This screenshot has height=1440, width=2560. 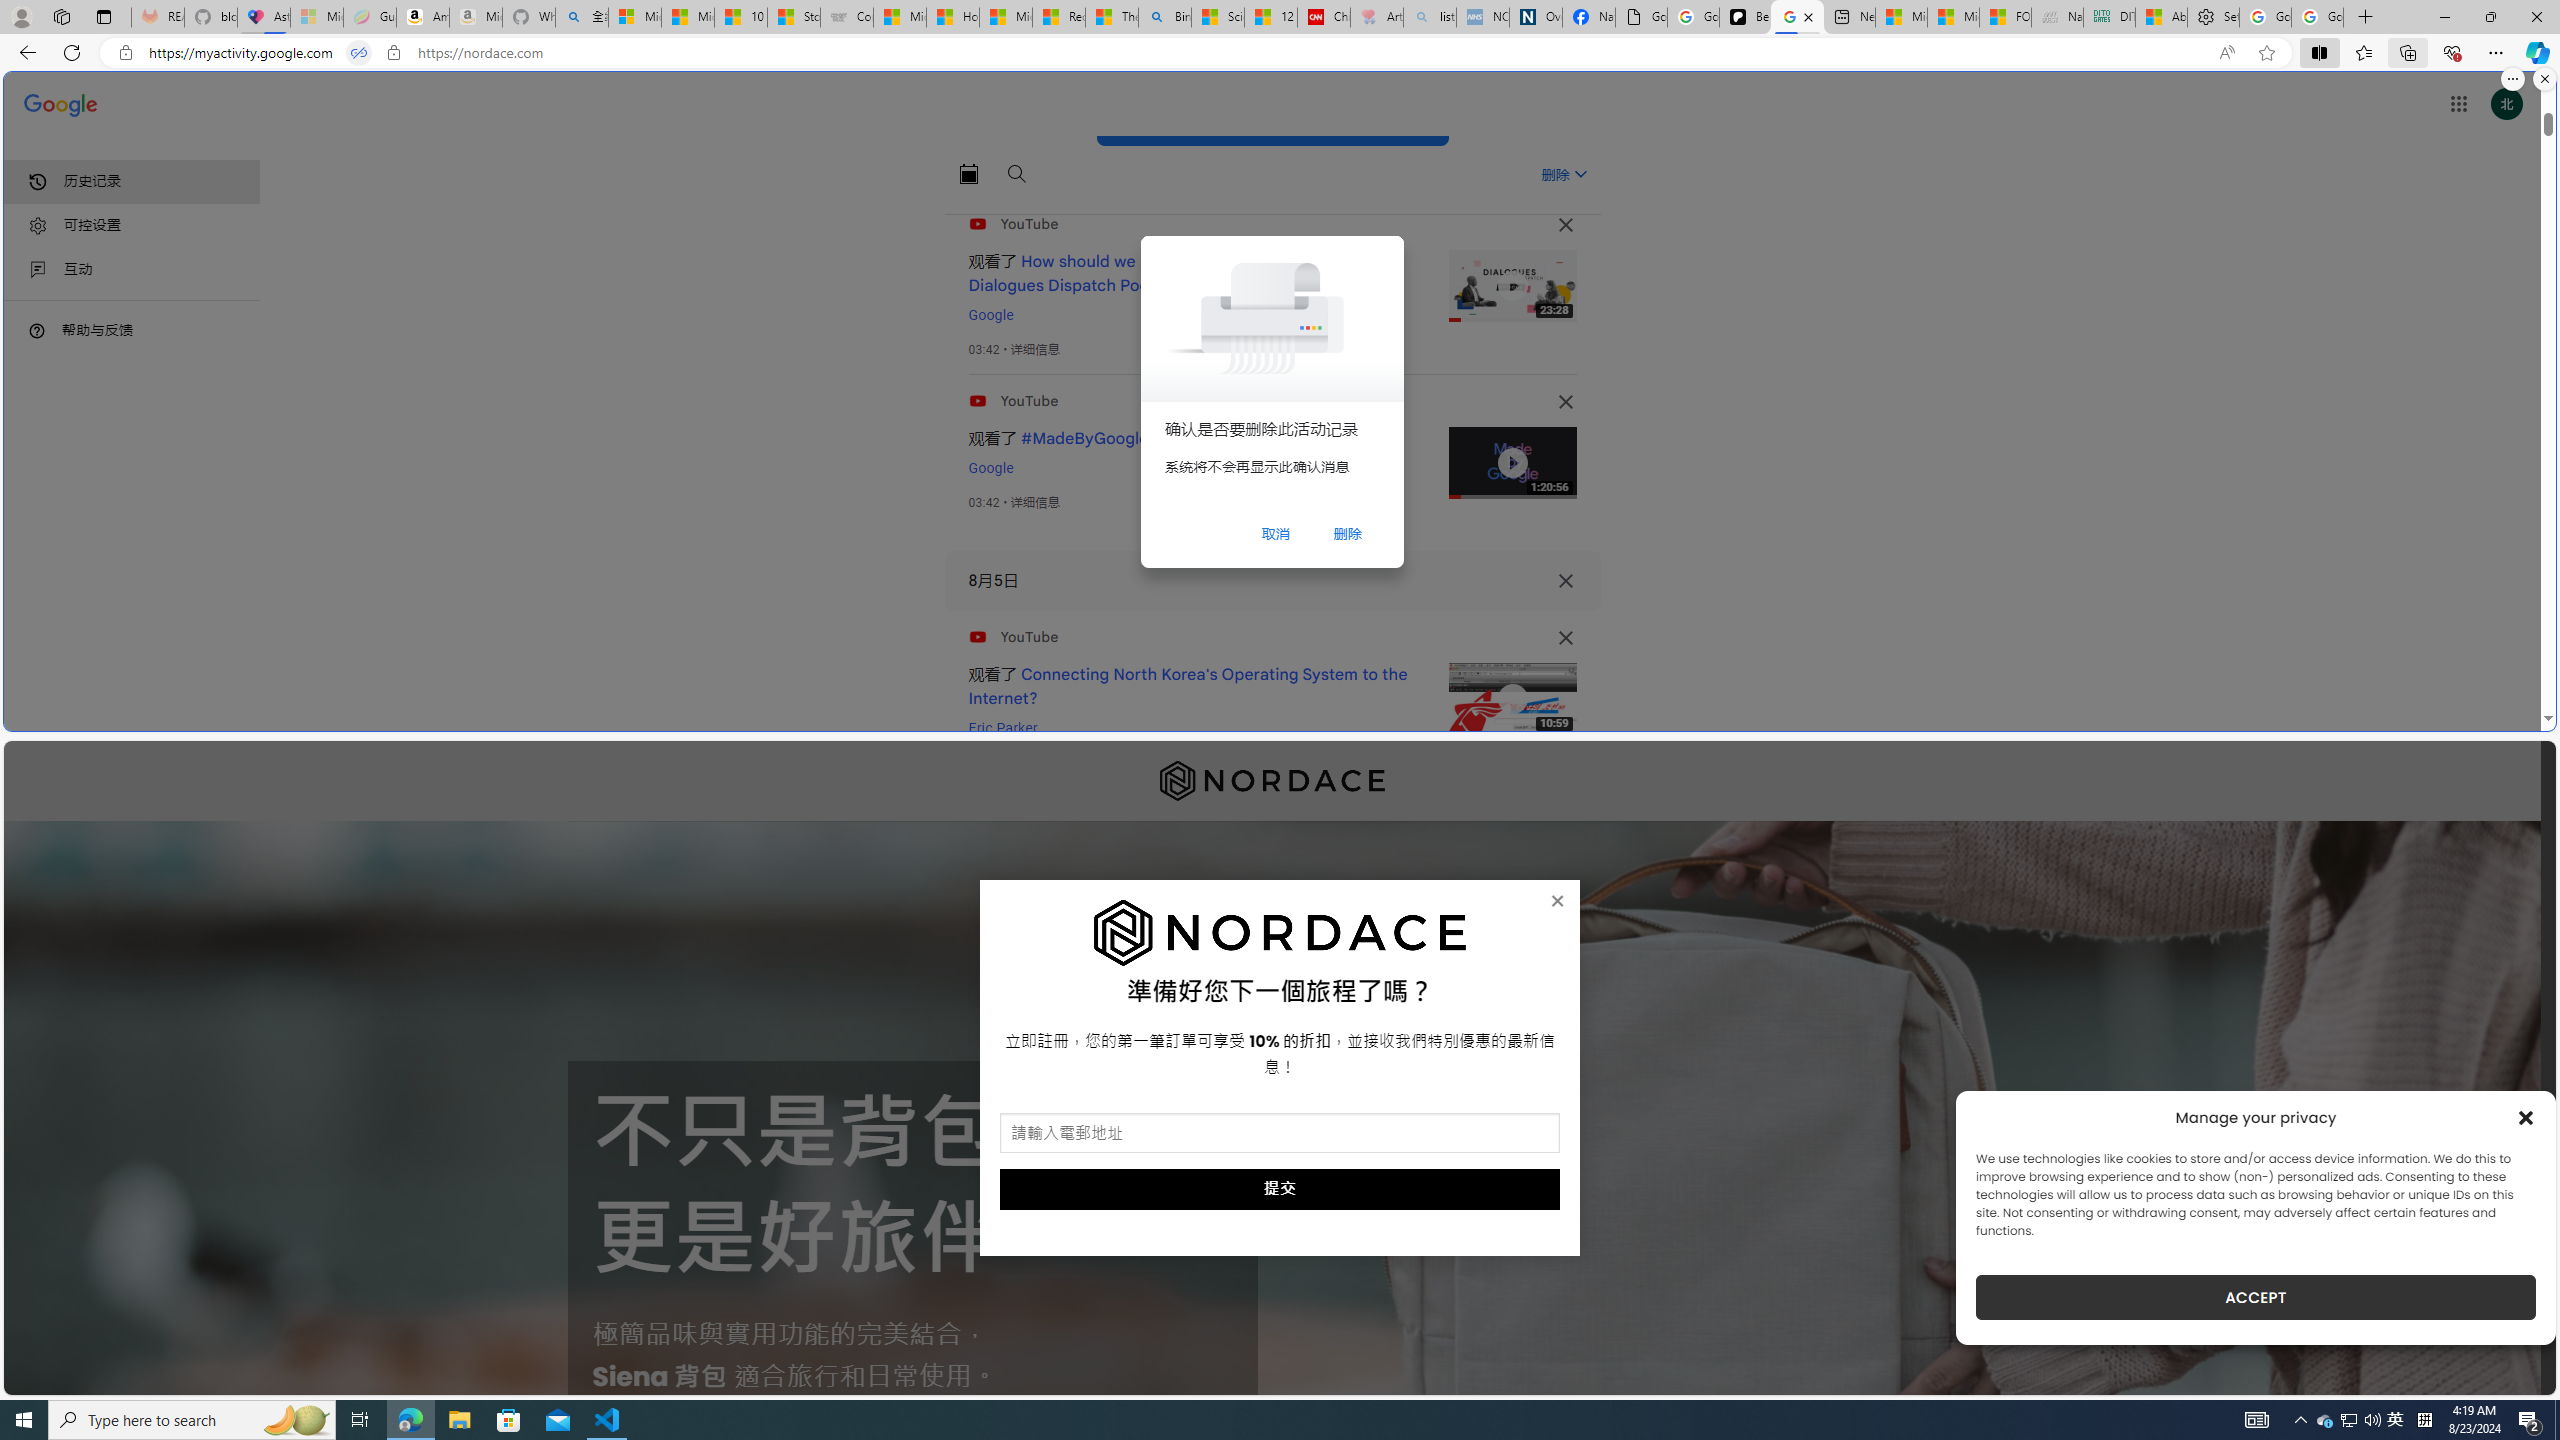 What do you see at coordinates (1271, 16) in the screenshot?
I see `'12 Popular Science Lies that Must be Corrected'` at bounding box center [1271, 16].